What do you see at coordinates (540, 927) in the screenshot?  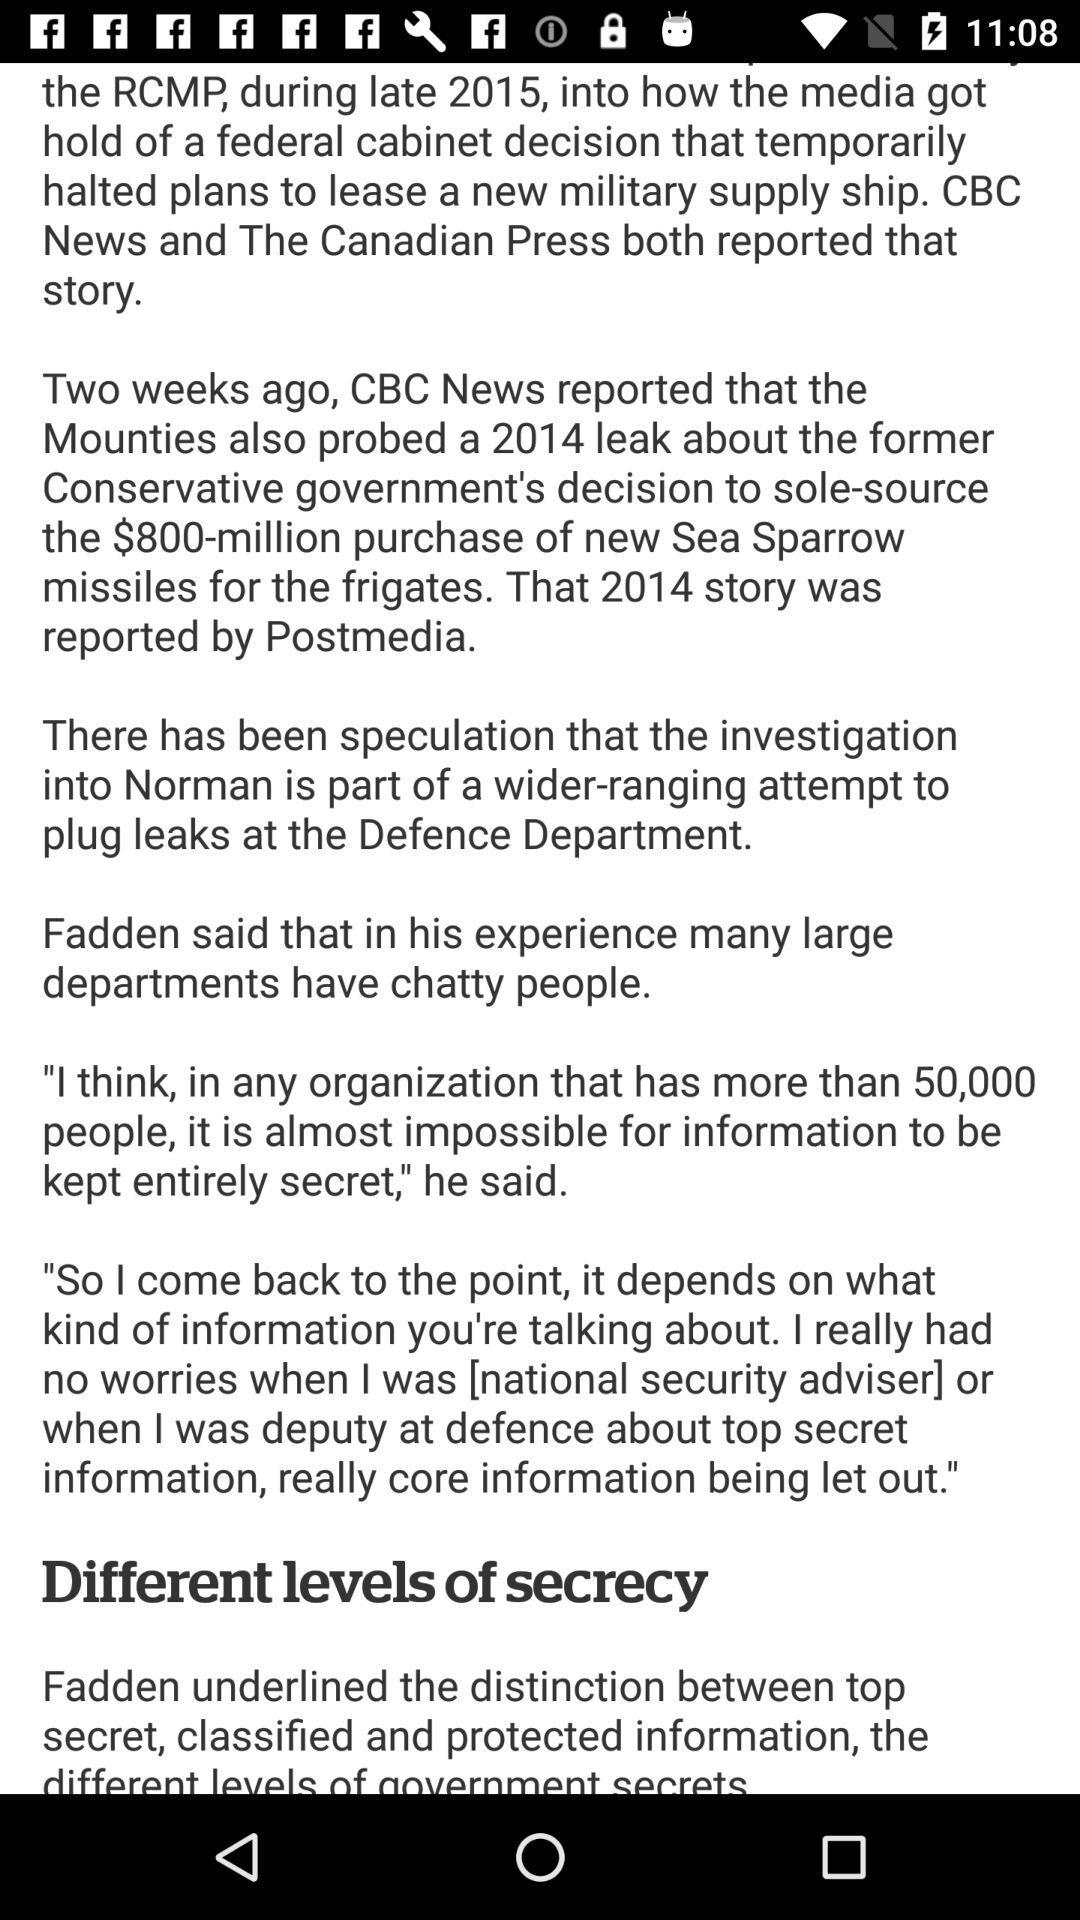 I see `i think that` at bounding box center [540, 927].